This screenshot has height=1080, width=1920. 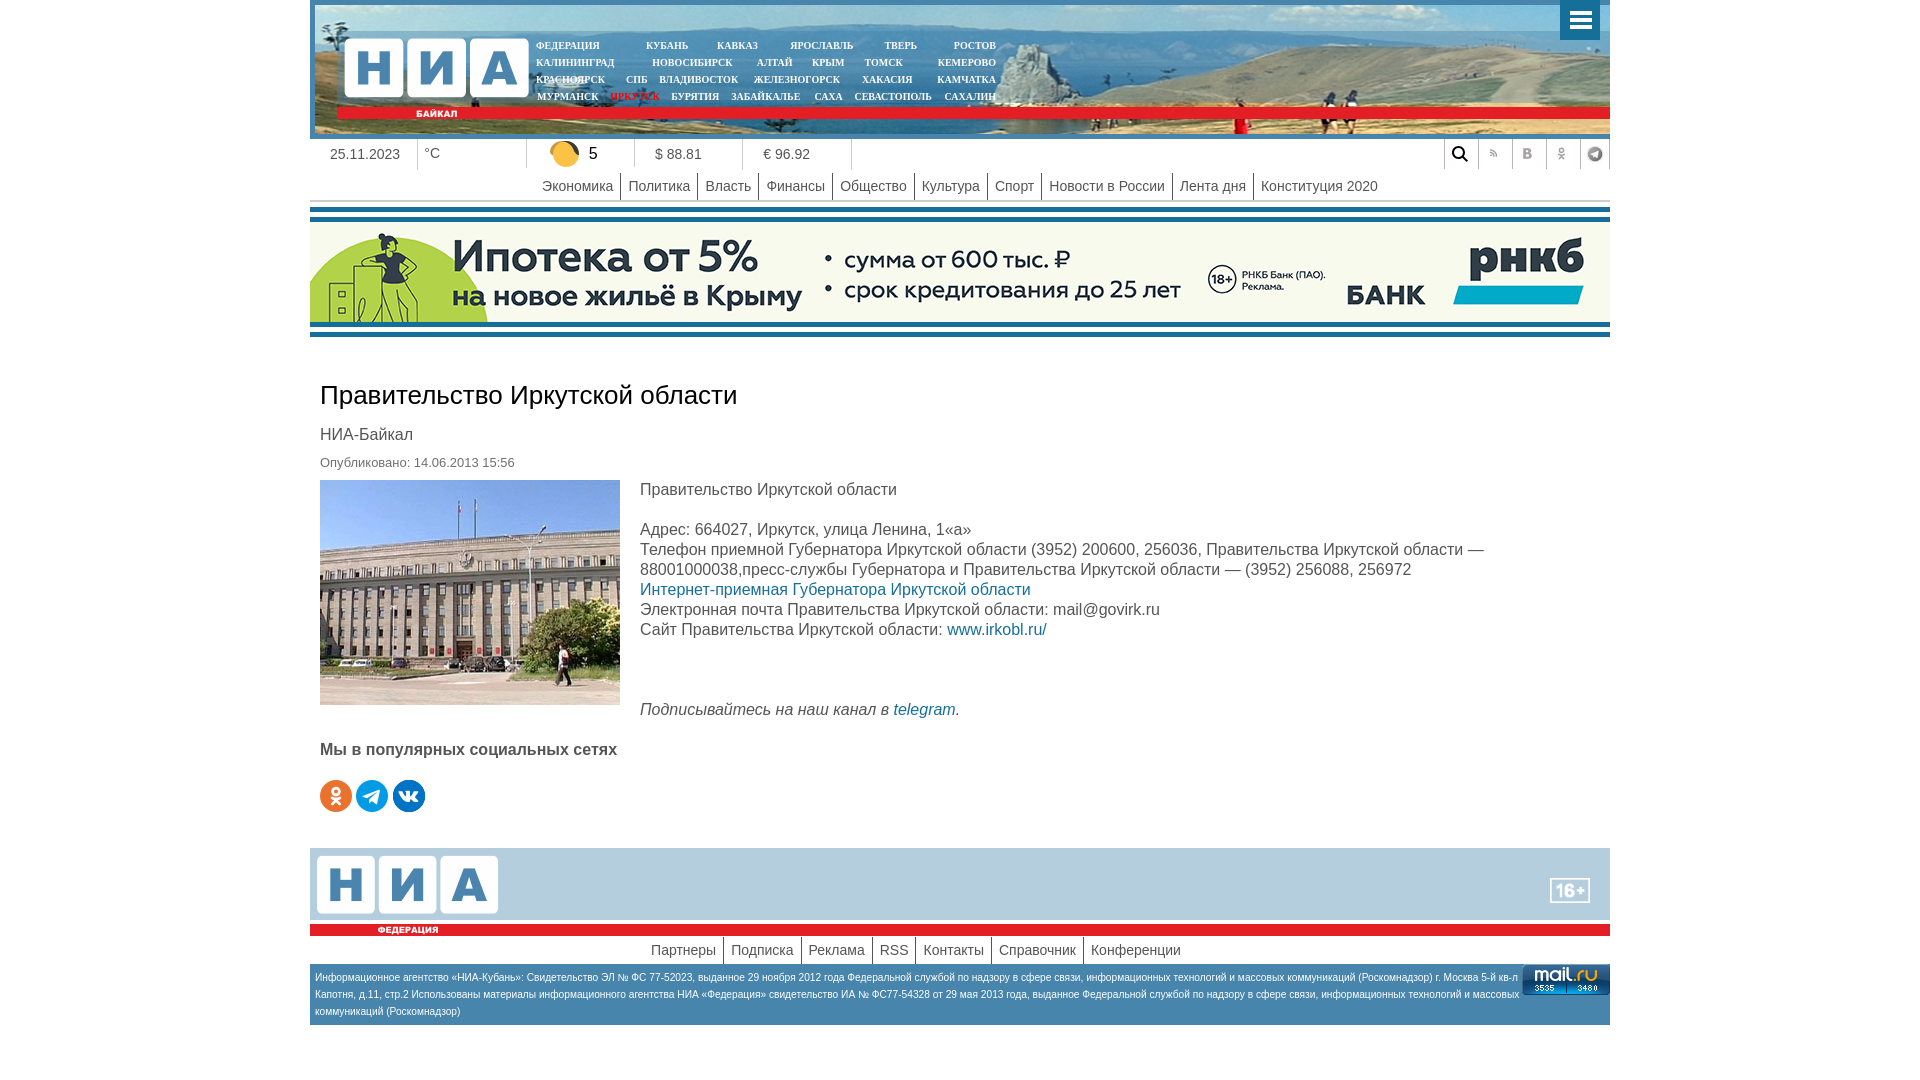 I want to click on 'www.irkobl.ru/', so click(x=997, y=628).